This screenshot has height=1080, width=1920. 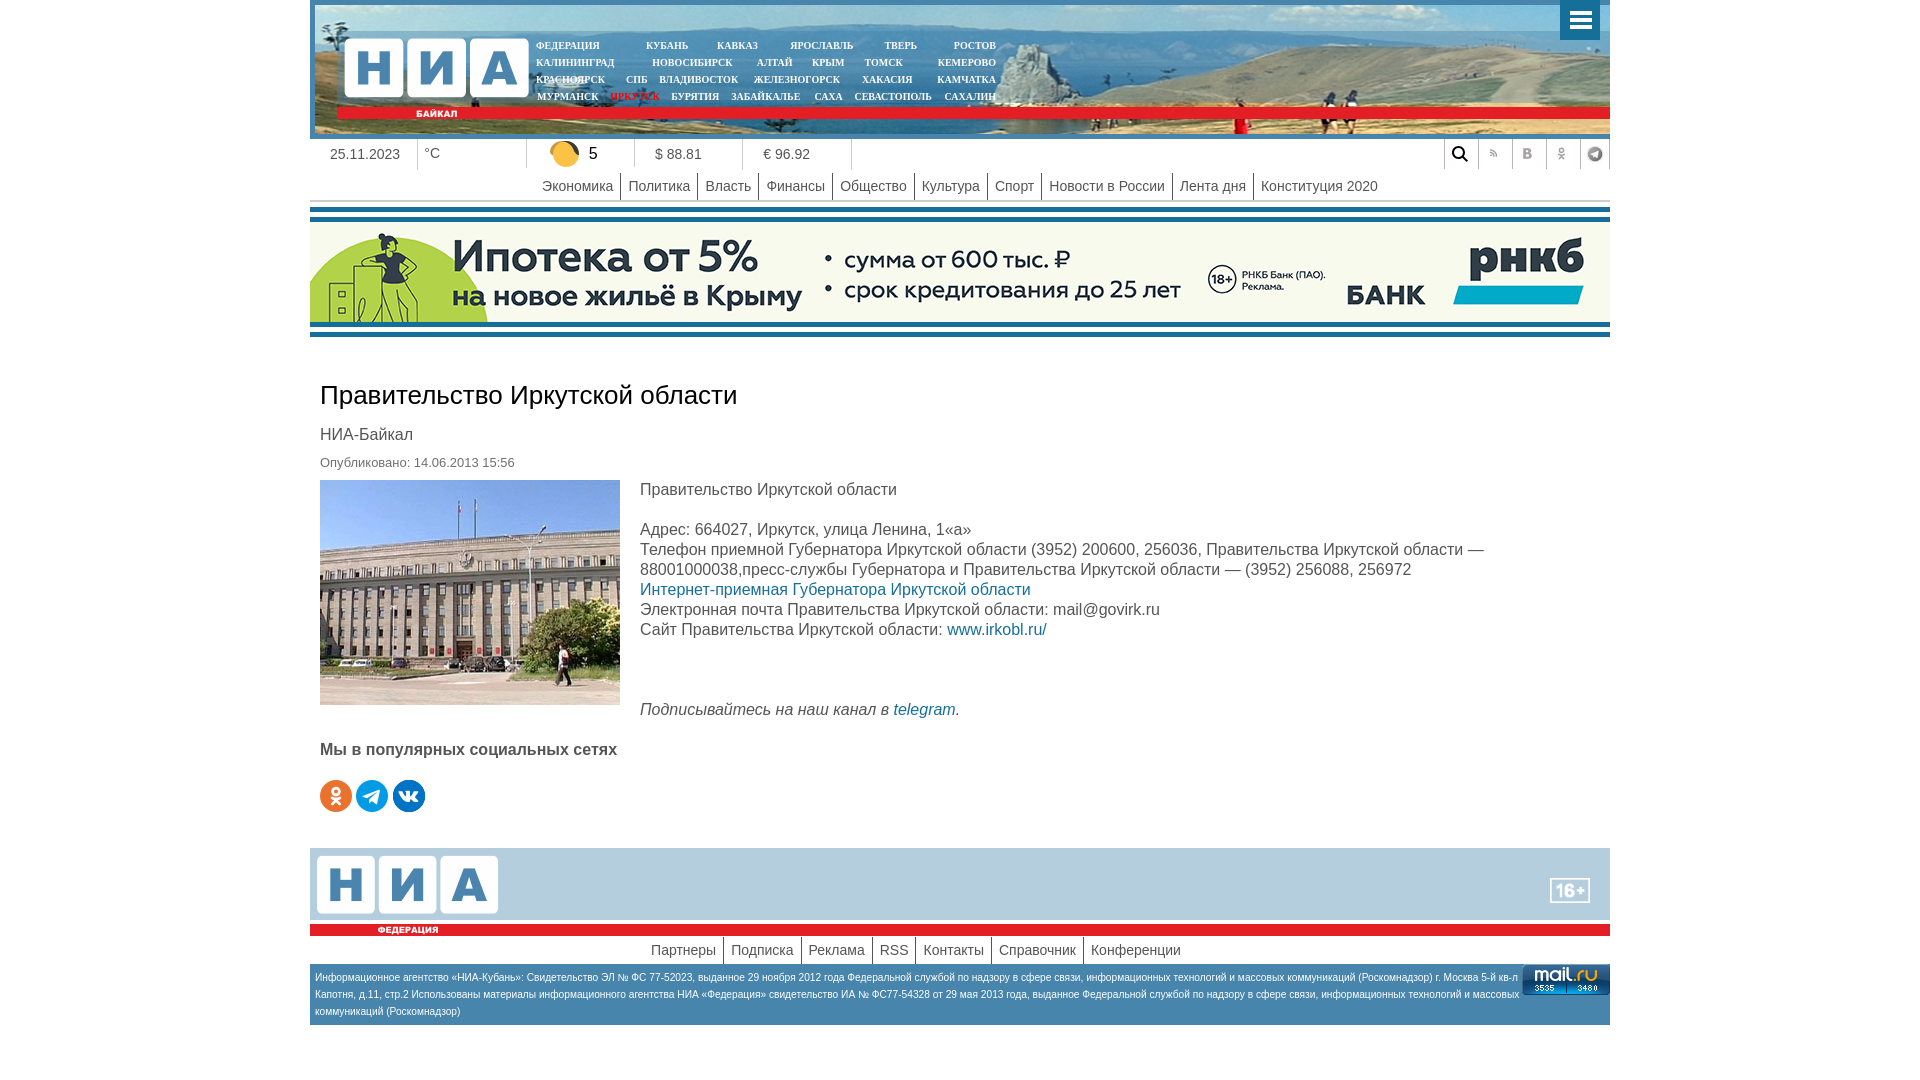 I want to click on 'www.irkobl.ru/', so click(x=997, y=628).